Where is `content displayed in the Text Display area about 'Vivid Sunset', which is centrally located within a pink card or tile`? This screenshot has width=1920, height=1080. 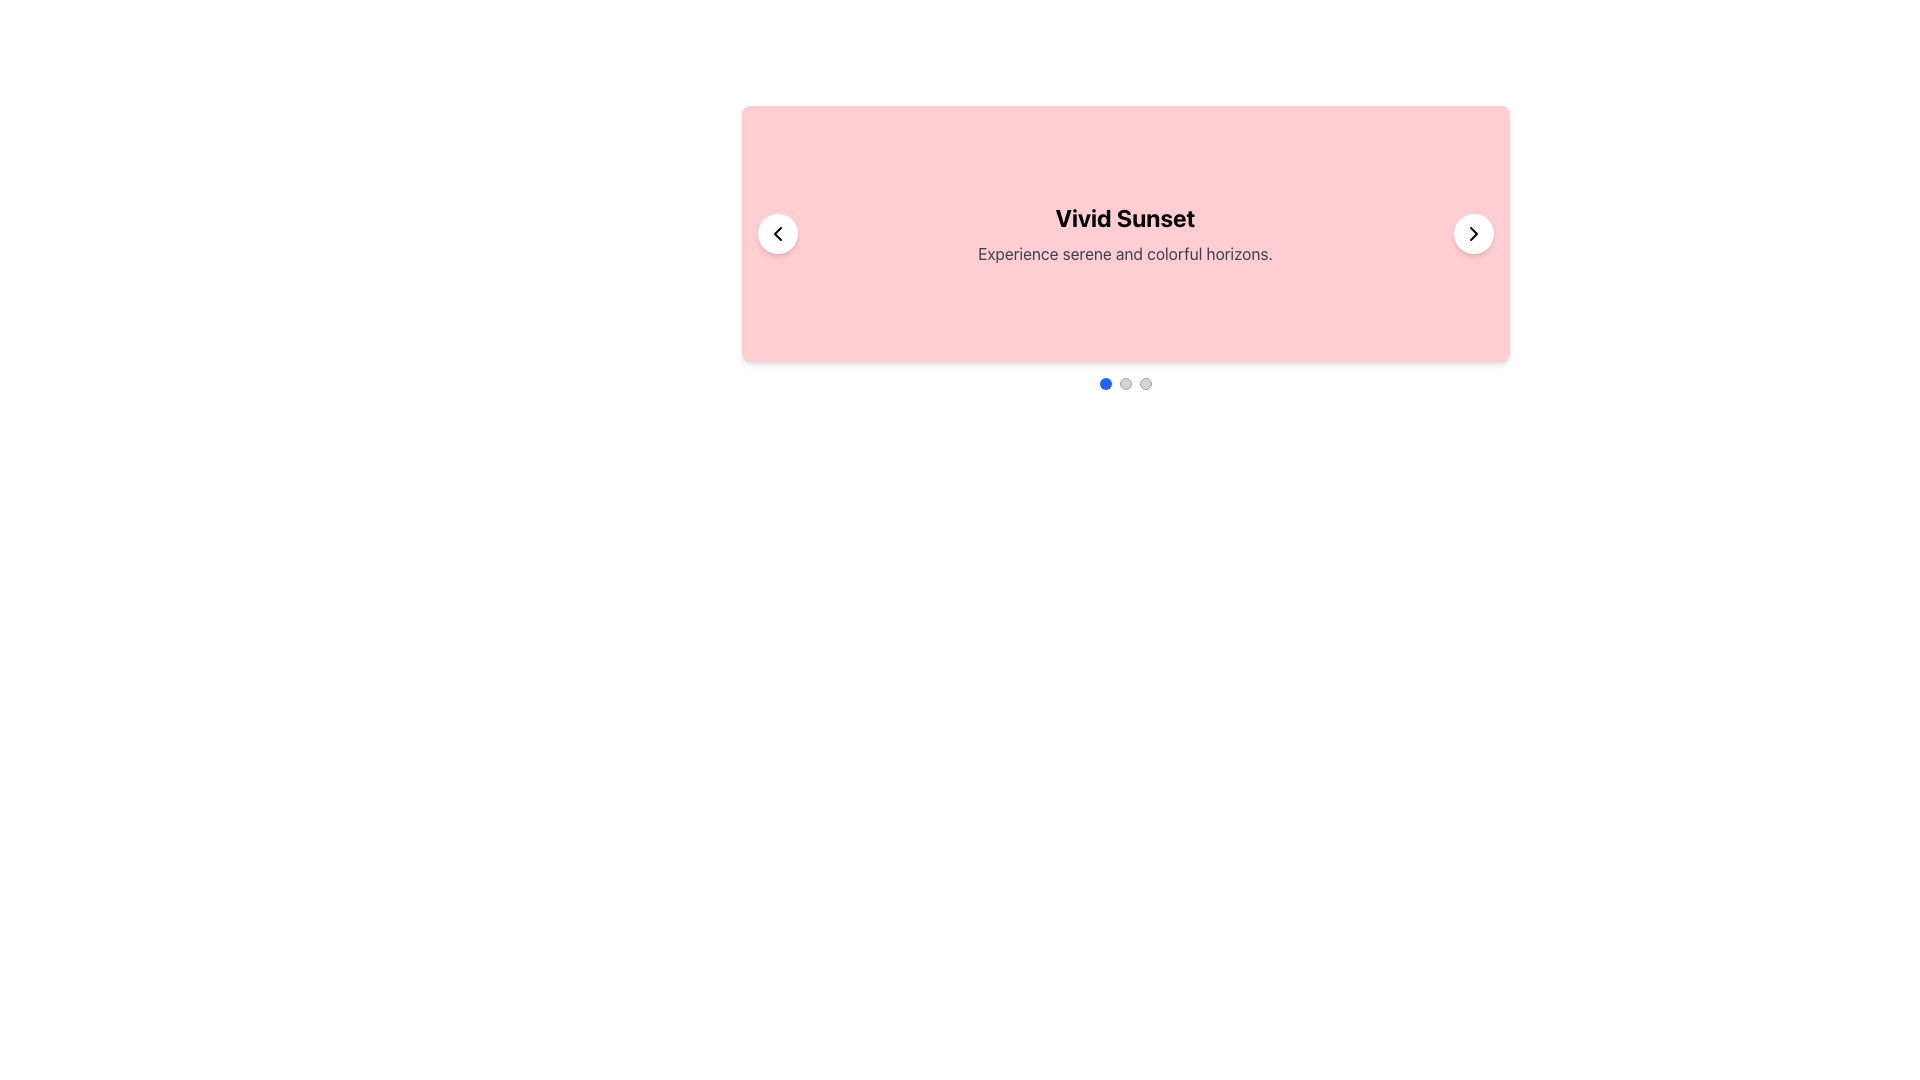 content displayed in the Text Display area about 'Vivid Sunset', which is centrally located within a pink card or tile is located at coordinates (1125, 233).